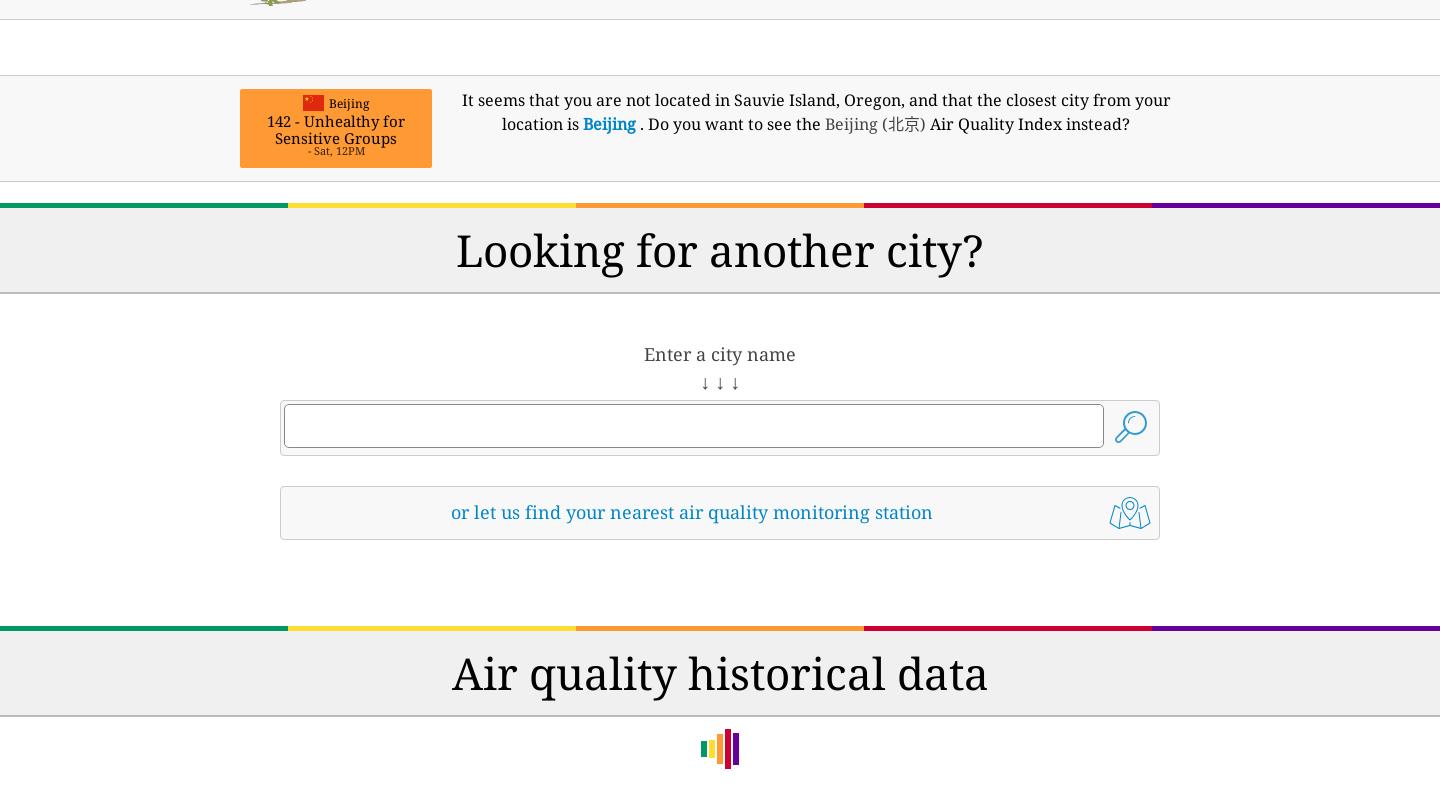 The image size is (1440, 811). I want to click on 'Enter a city name', so click(720, 353).